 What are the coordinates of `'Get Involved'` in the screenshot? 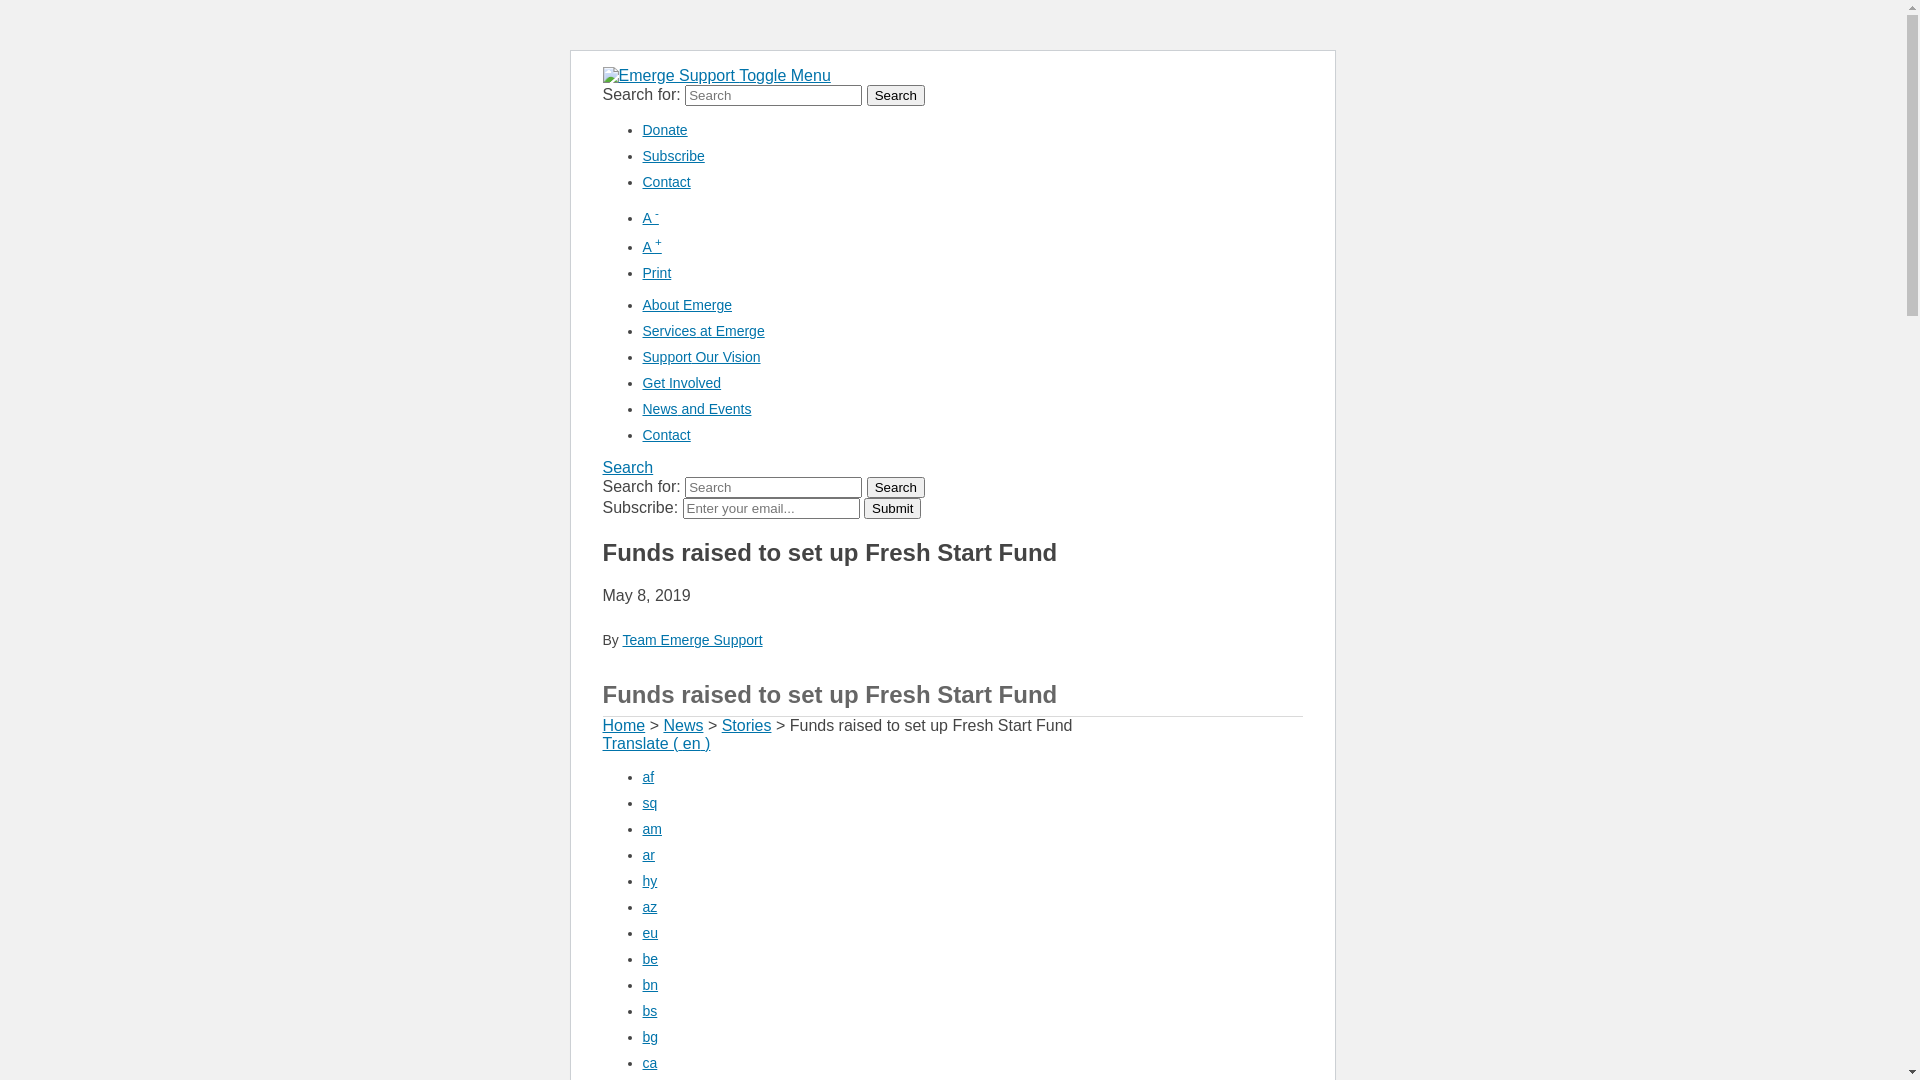 It's located at (642, 382).